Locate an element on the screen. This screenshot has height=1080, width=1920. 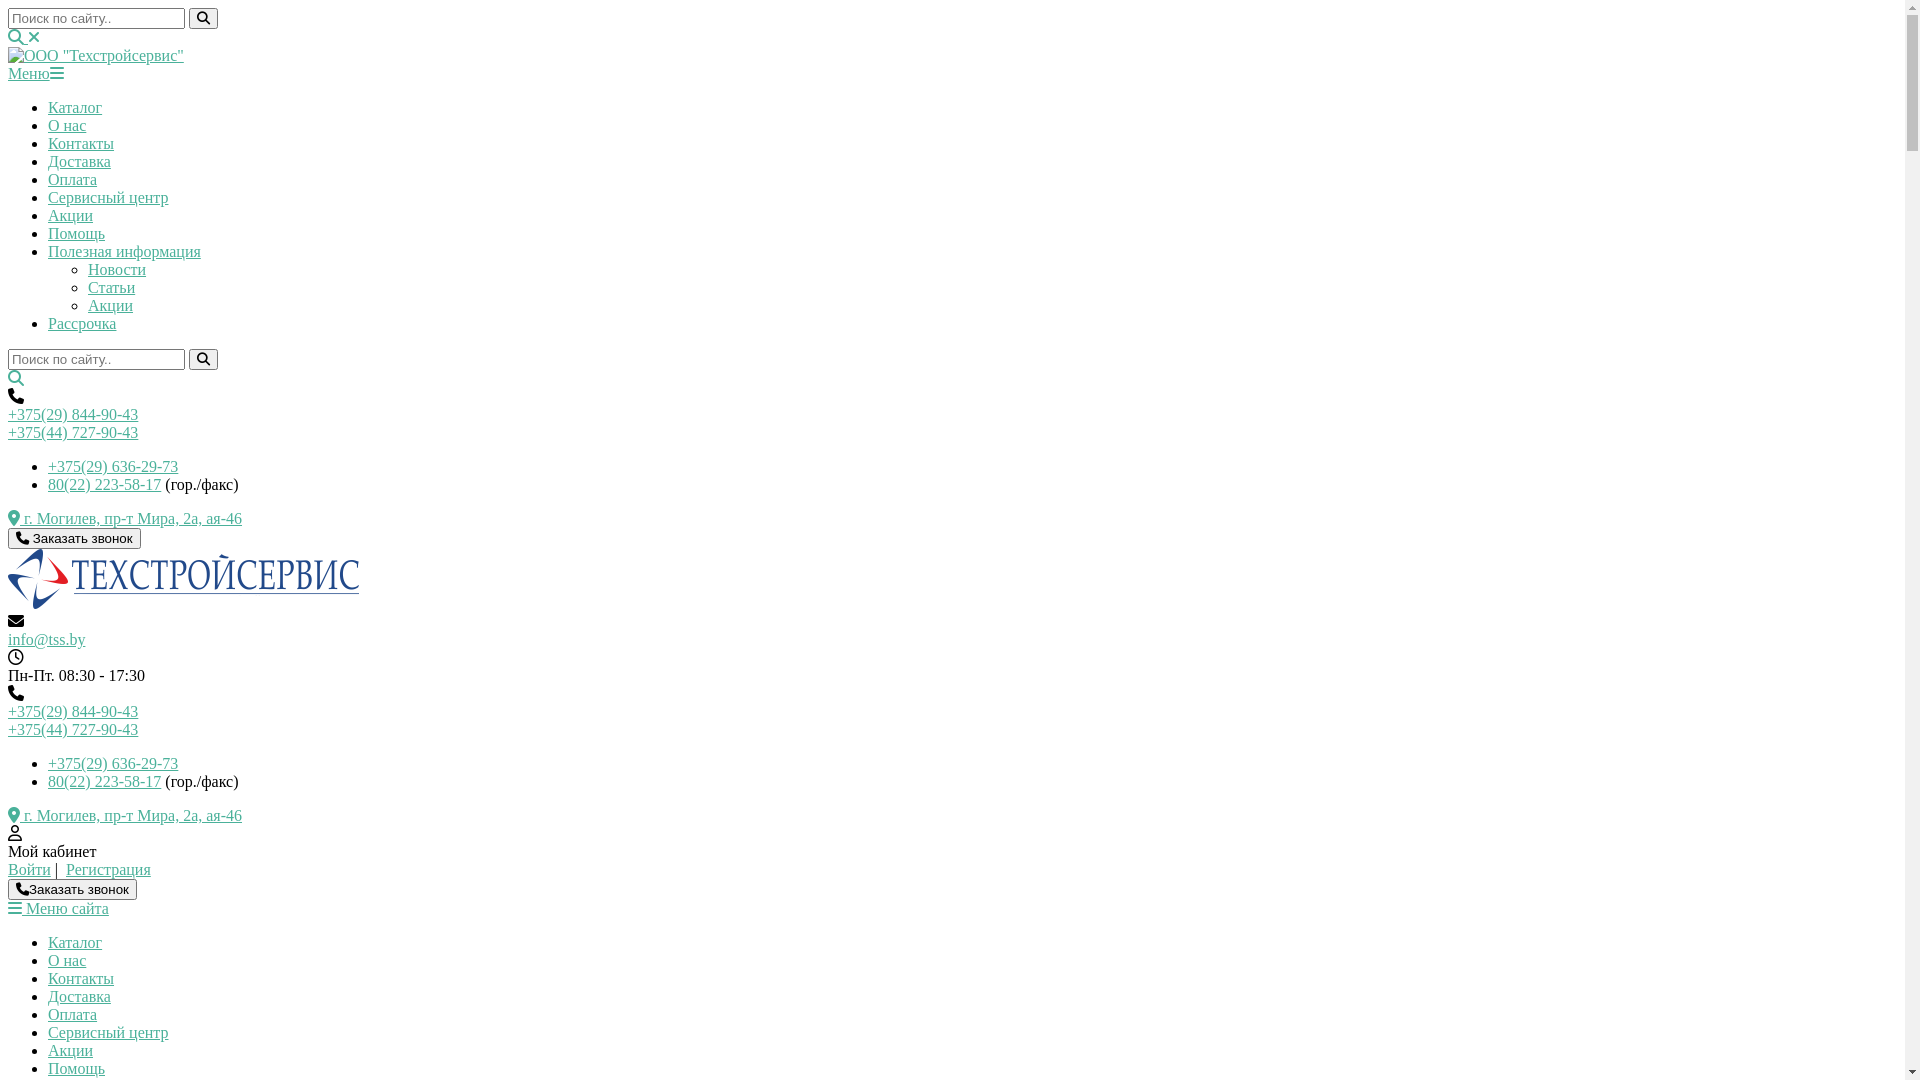
'+375(29) 636-29-73' is located at coordinates (112, 763).